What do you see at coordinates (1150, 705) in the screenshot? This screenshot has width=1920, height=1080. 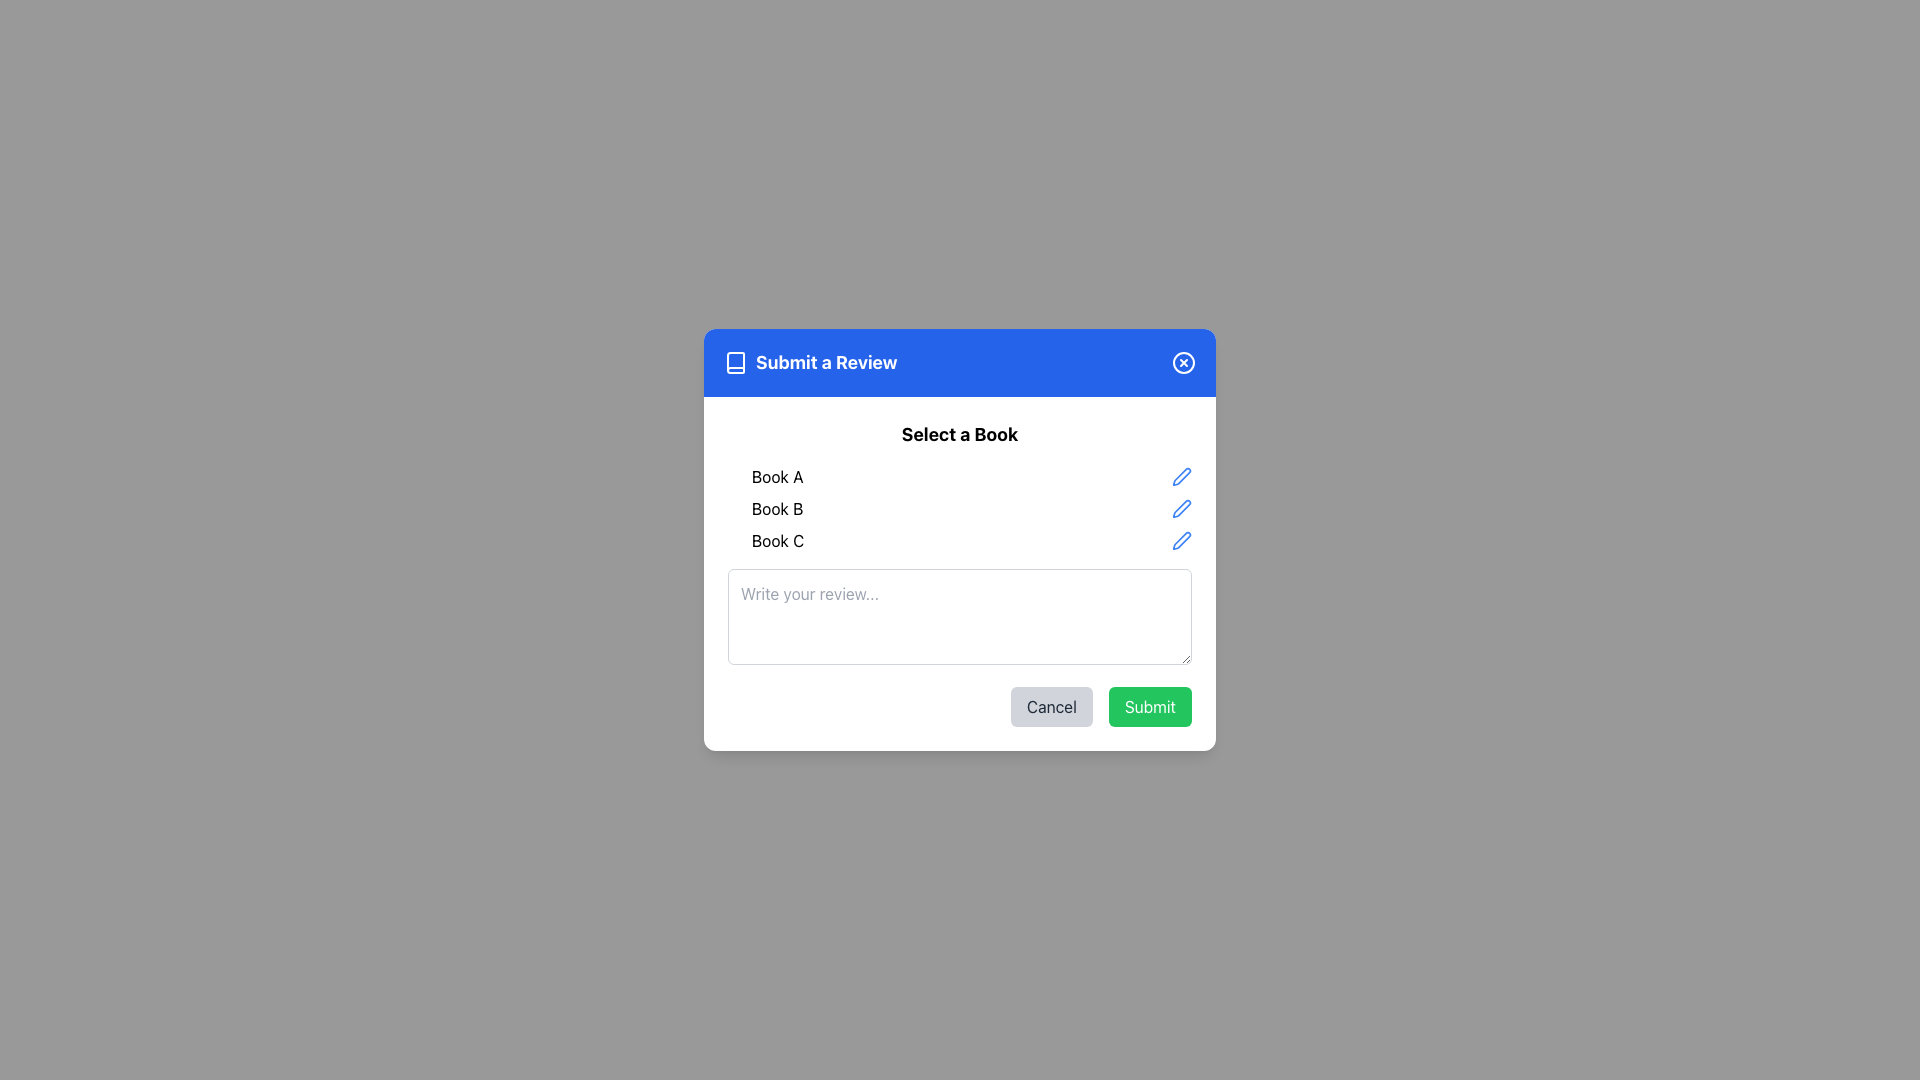 I see `the 'Submit' button with a green background and white text` at bounding box center [1150, 705].